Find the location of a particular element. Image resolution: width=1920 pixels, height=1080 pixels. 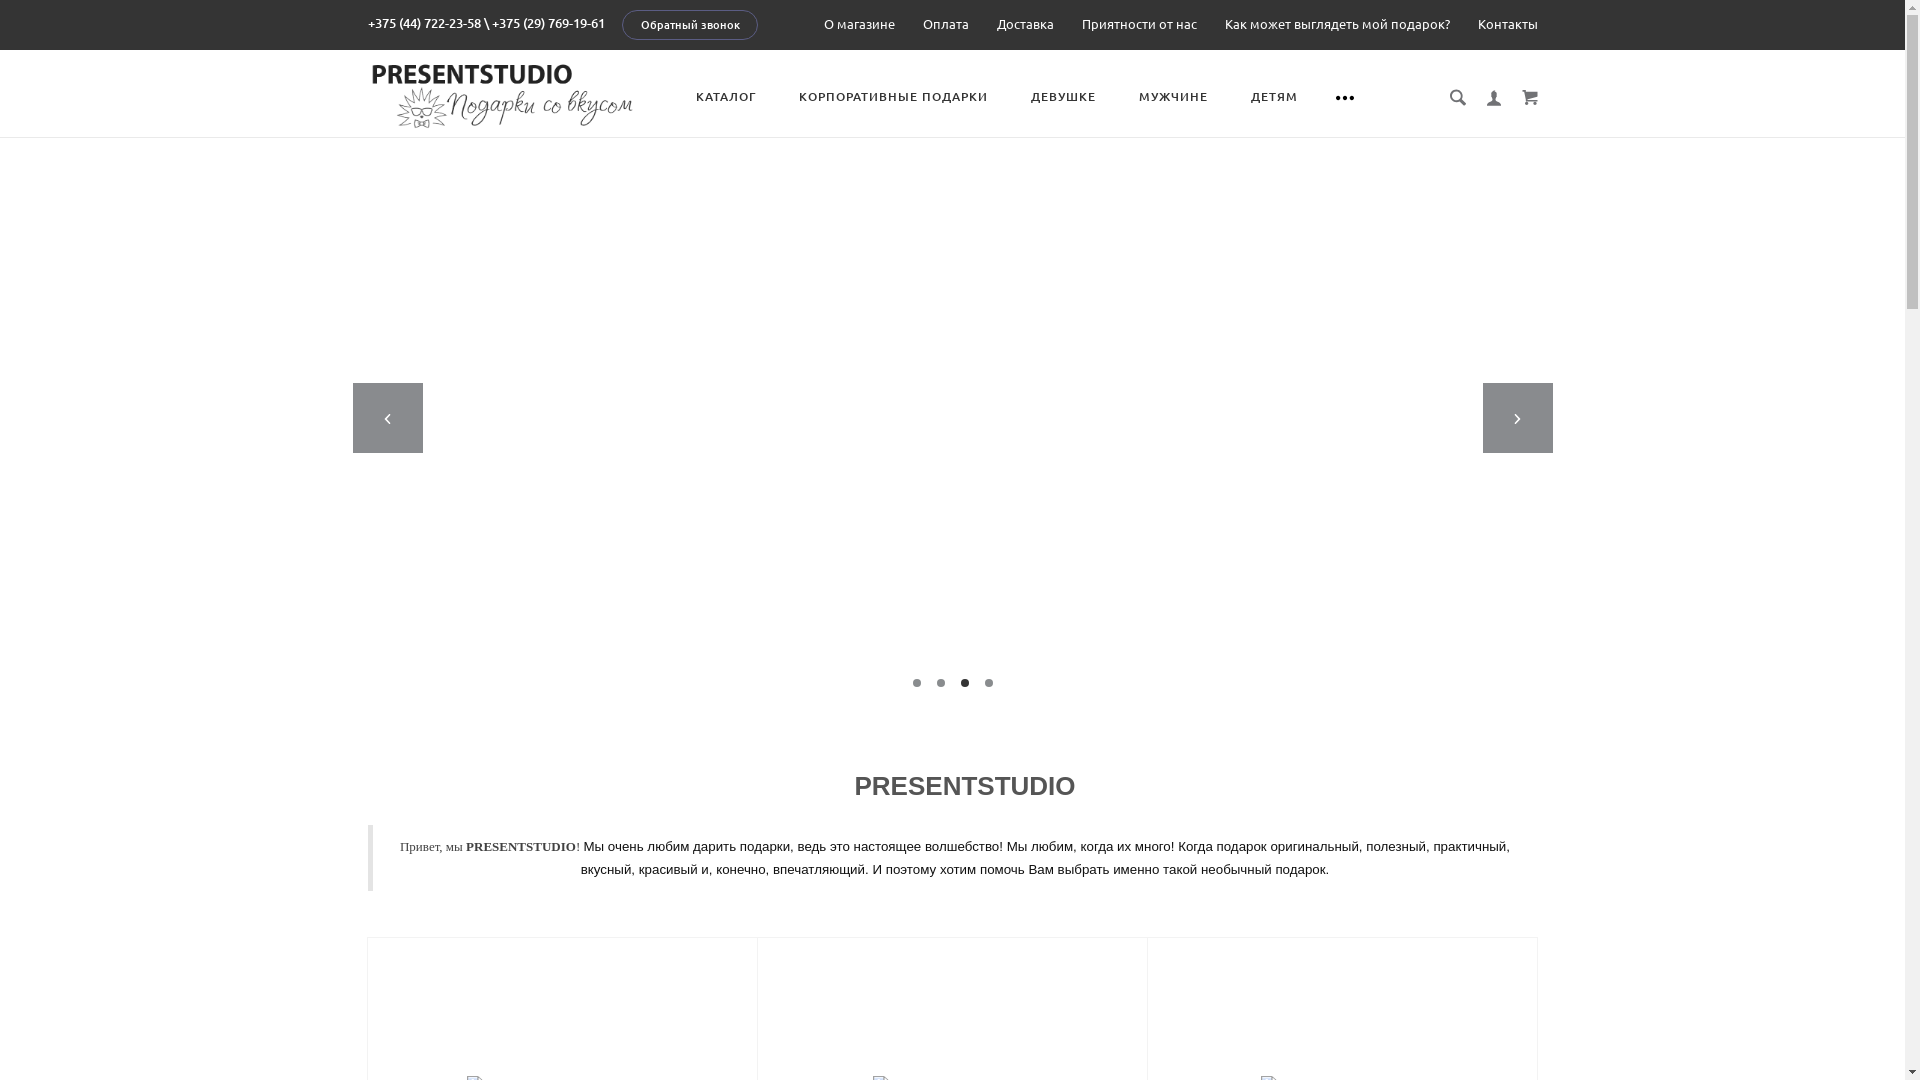

'2' is located at coordinates (939, 681).